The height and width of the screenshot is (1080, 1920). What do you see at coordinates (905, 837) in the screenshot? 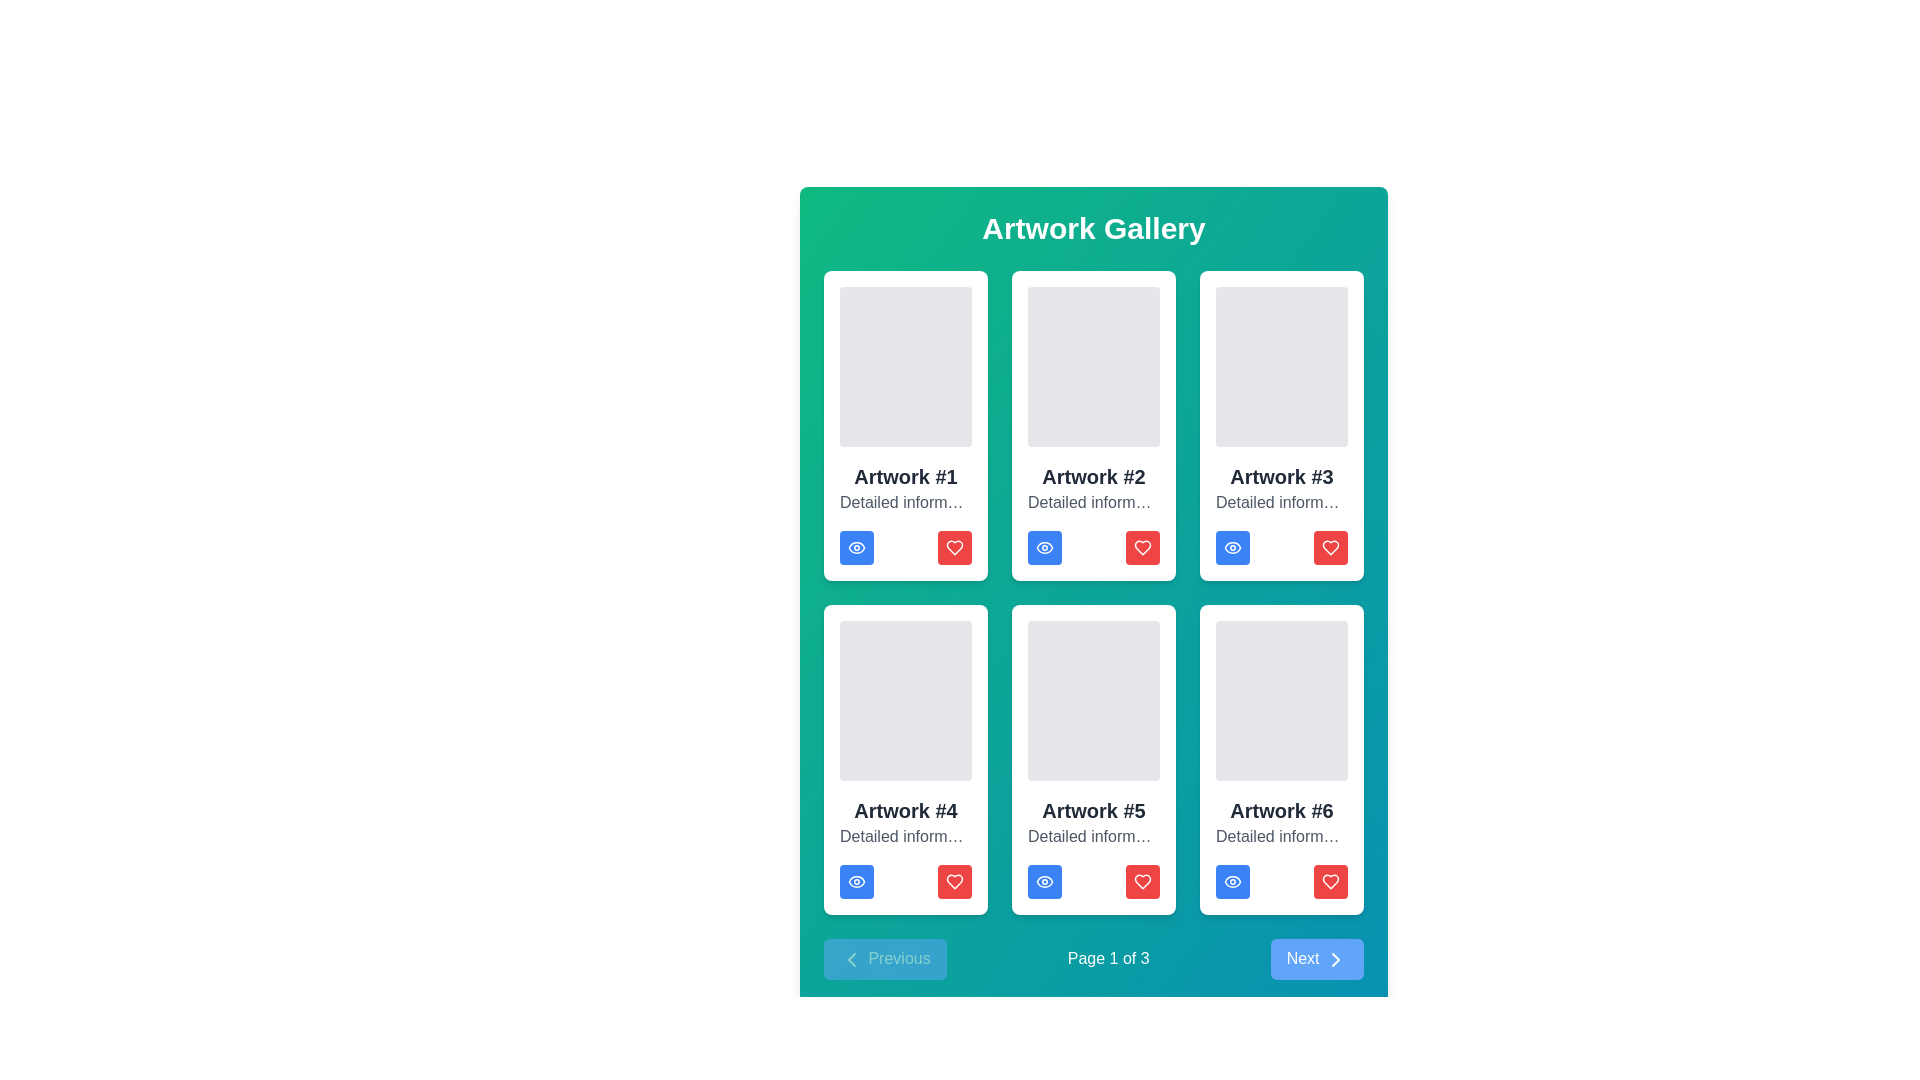
I see `the text block containing the phrase 'Detailed information about Artwork #4.' which is located in the bottom-left corner of the artwork cards, directly below the title 'Artwork #4'` at bounding box center [905, 837].